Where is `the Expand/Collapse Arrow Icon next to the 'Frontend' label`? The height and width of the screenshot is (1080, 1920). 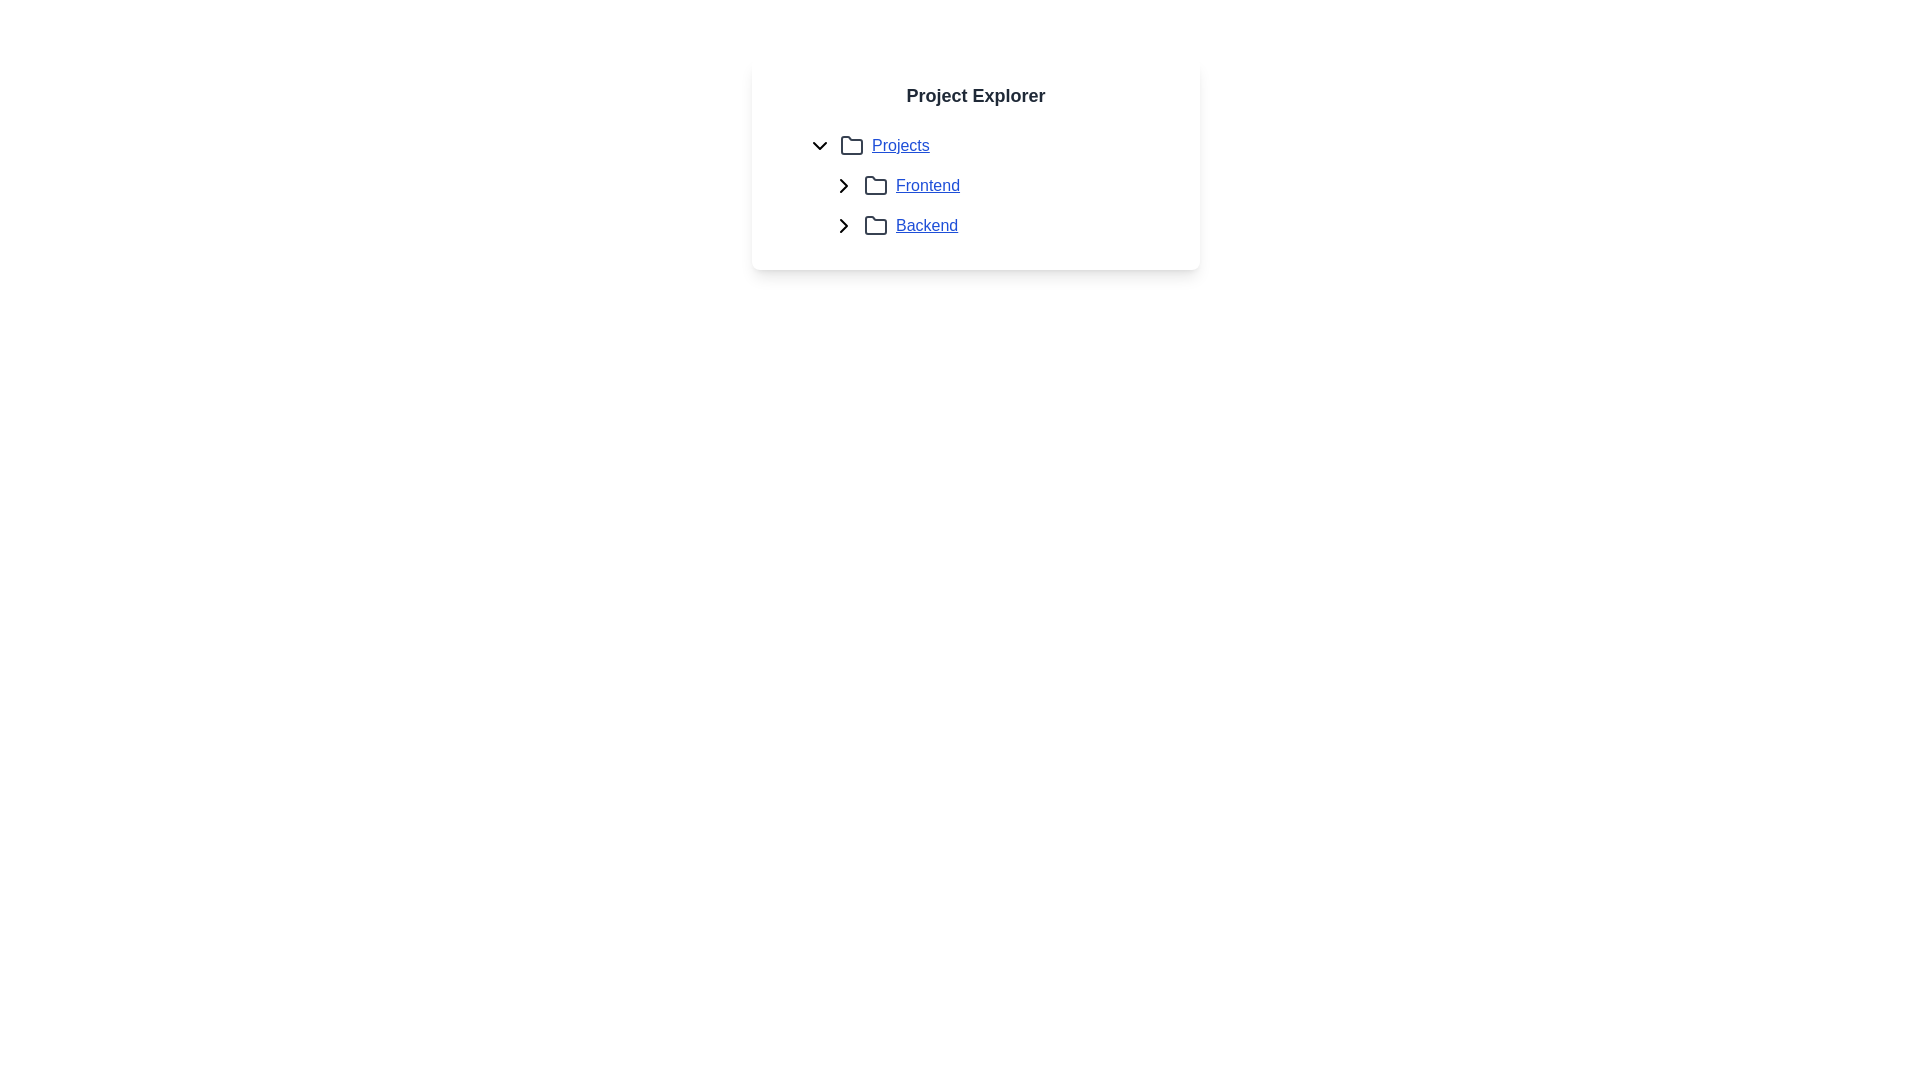
the Expand/Collapse Arrow Icon next to the 'Frontend' label is located at coordinates (844, 225).